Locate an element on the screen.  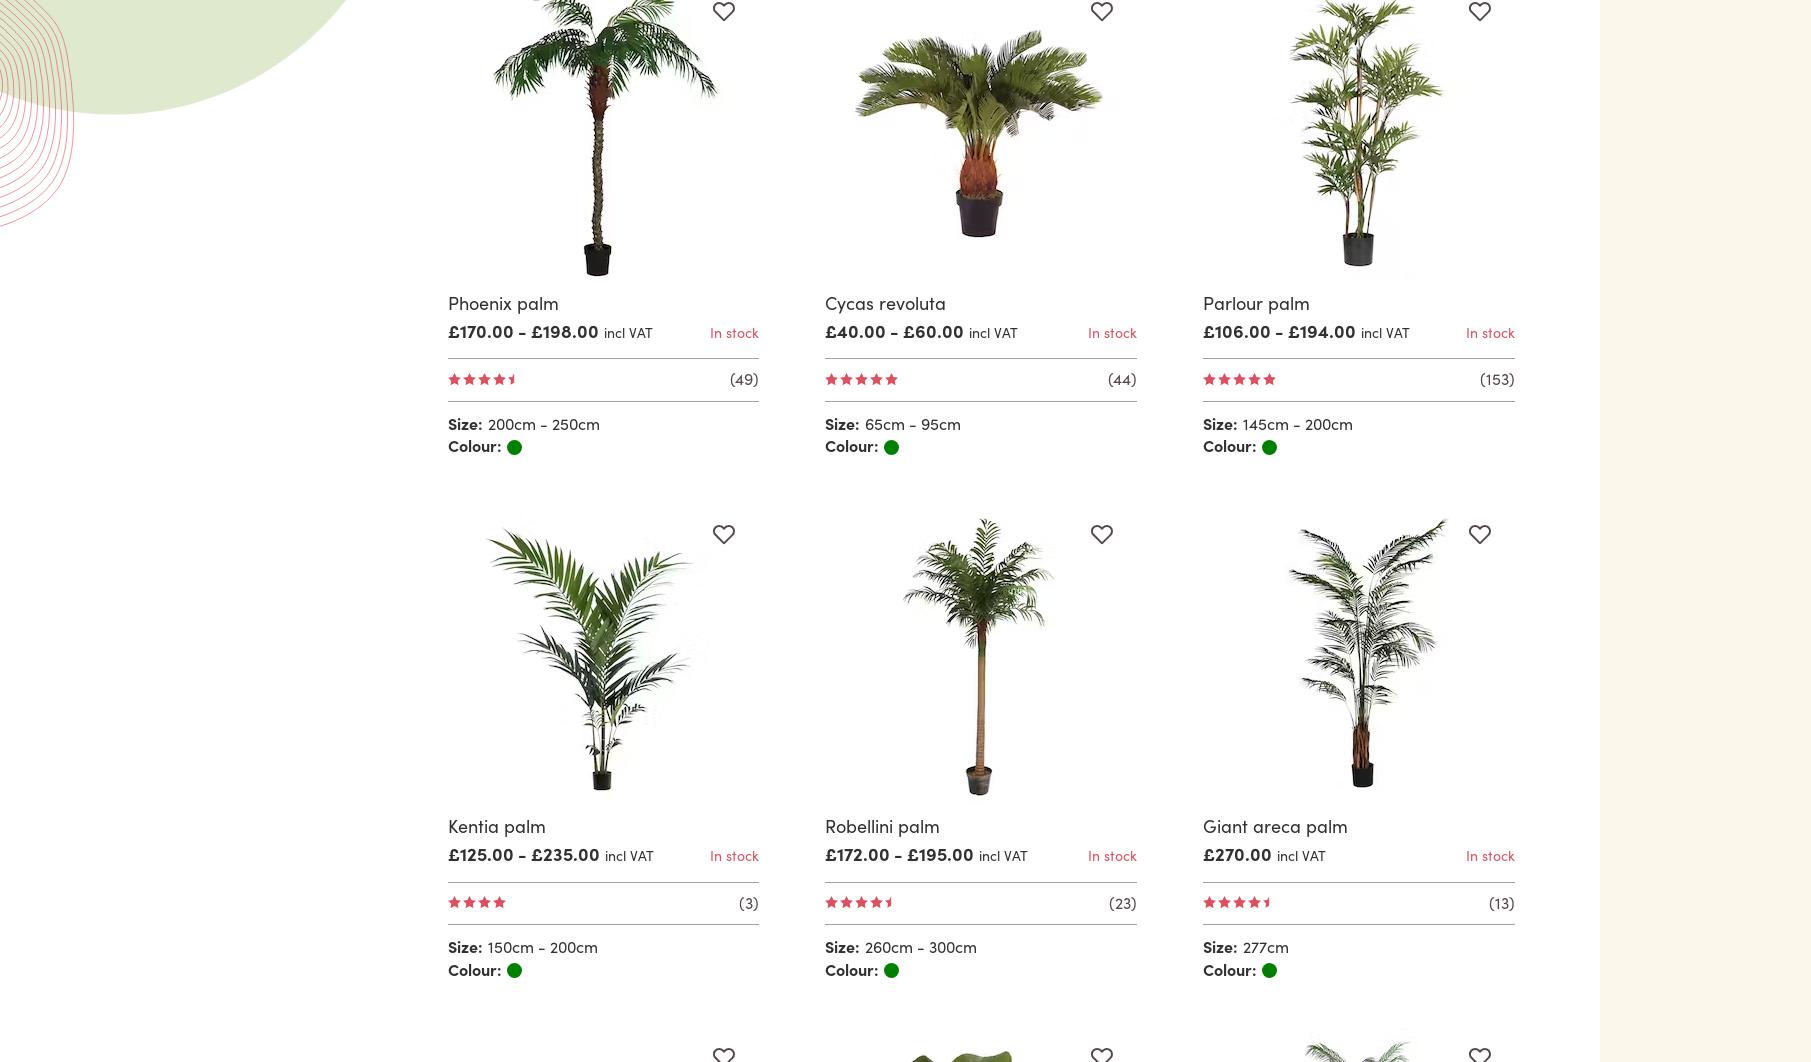
'£270.00' is located at coordinates (1237, 852).